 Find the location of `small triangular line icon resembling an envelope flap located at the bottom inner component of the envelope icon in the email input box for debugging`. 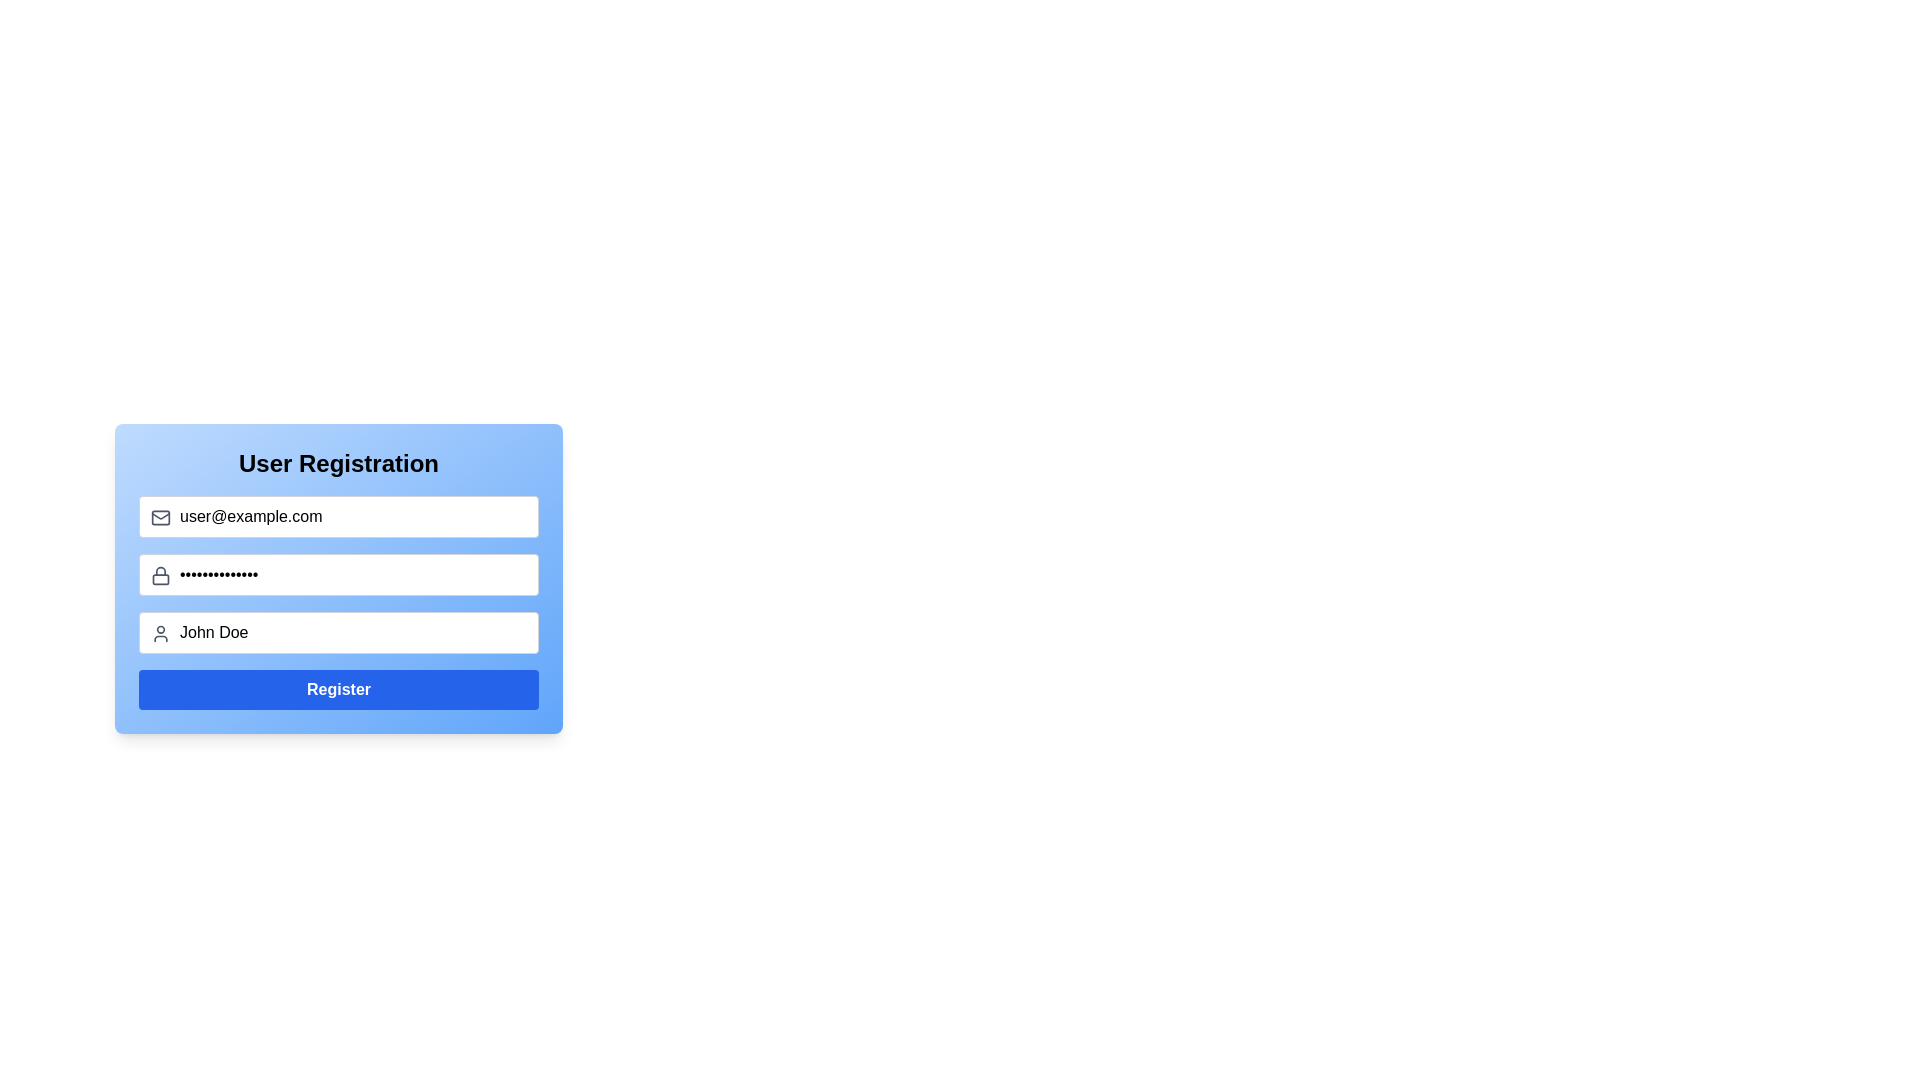

small triangular line icon resembling an envelope flap located at the bottom inner component of the envelope icon in the email input box for debugging is located at coordinates (161, 515).